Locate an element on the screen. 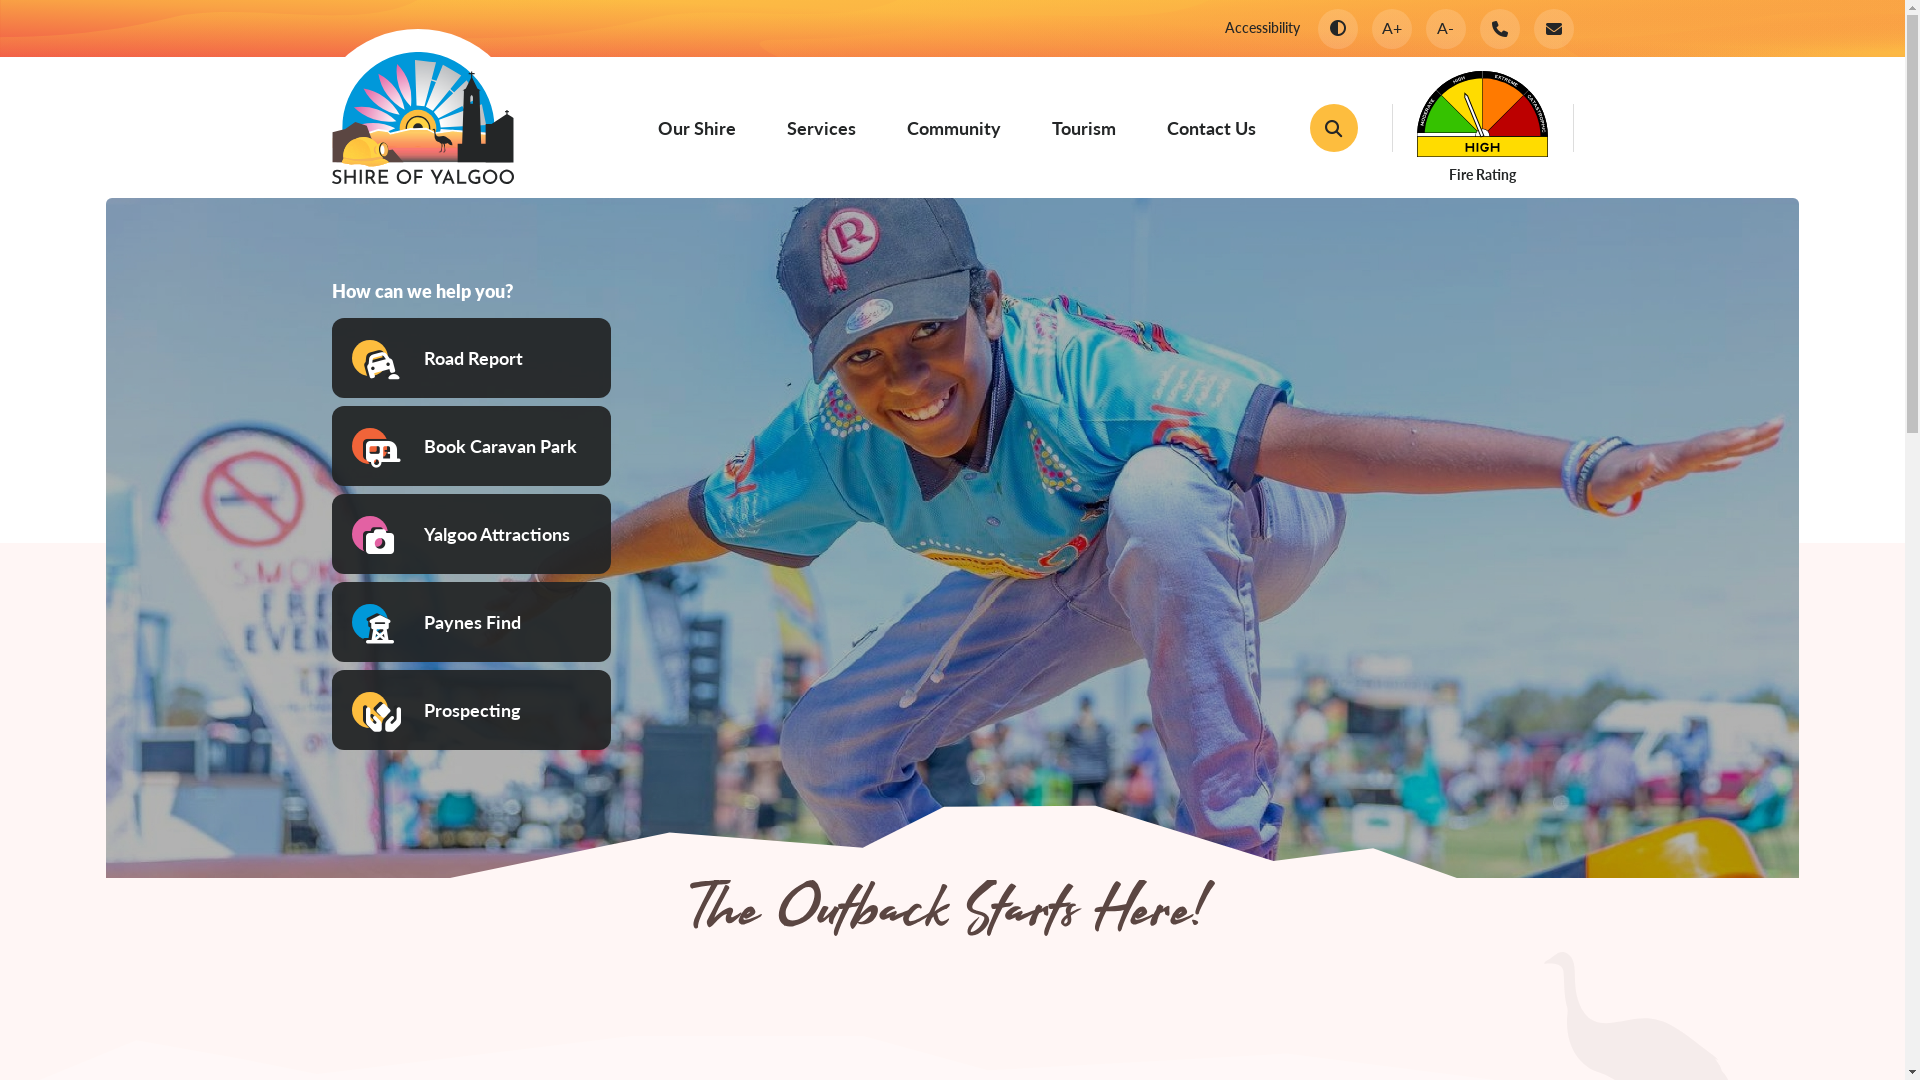  'Paynes Find' is located at coordinates (470, 620).